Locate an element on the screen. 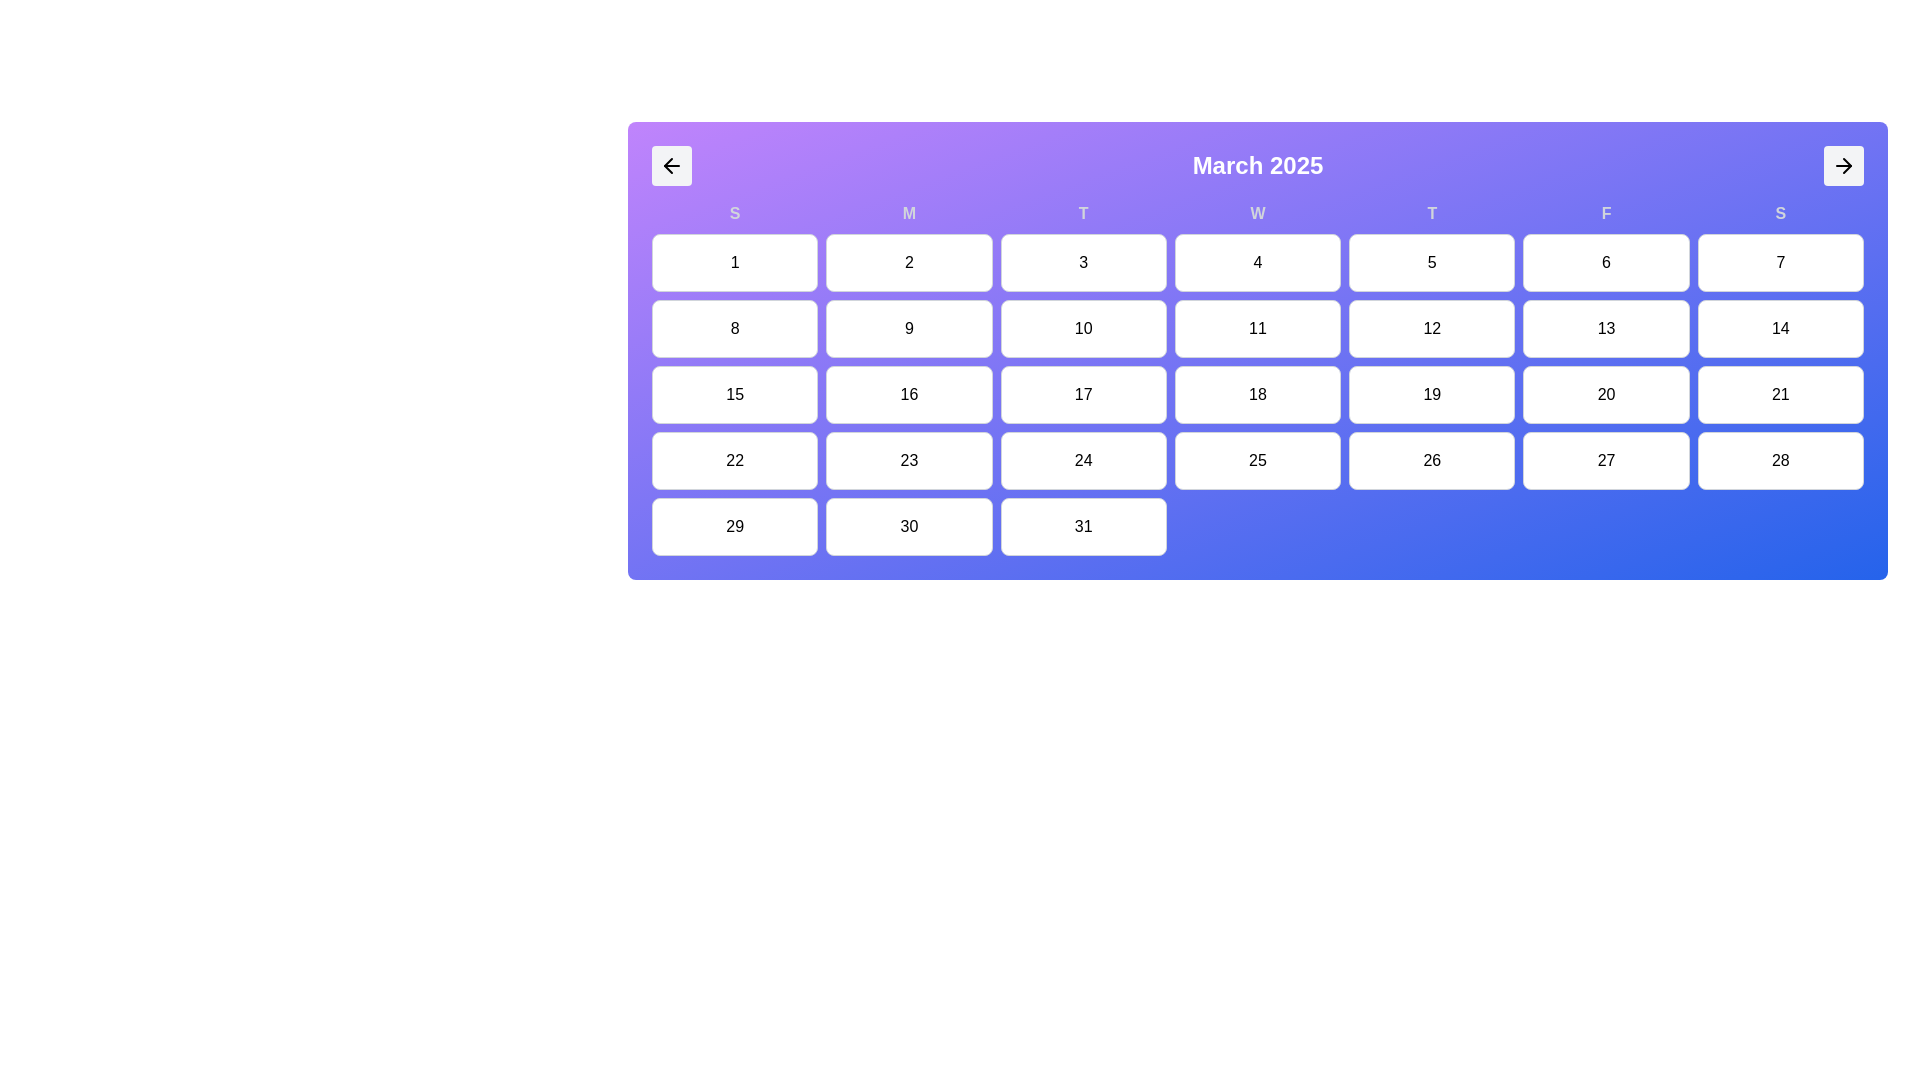 The image size is (1920, 1080). the Calendar day cell representing the 13th day in the Friday column is located at coordinates (1606, 327).